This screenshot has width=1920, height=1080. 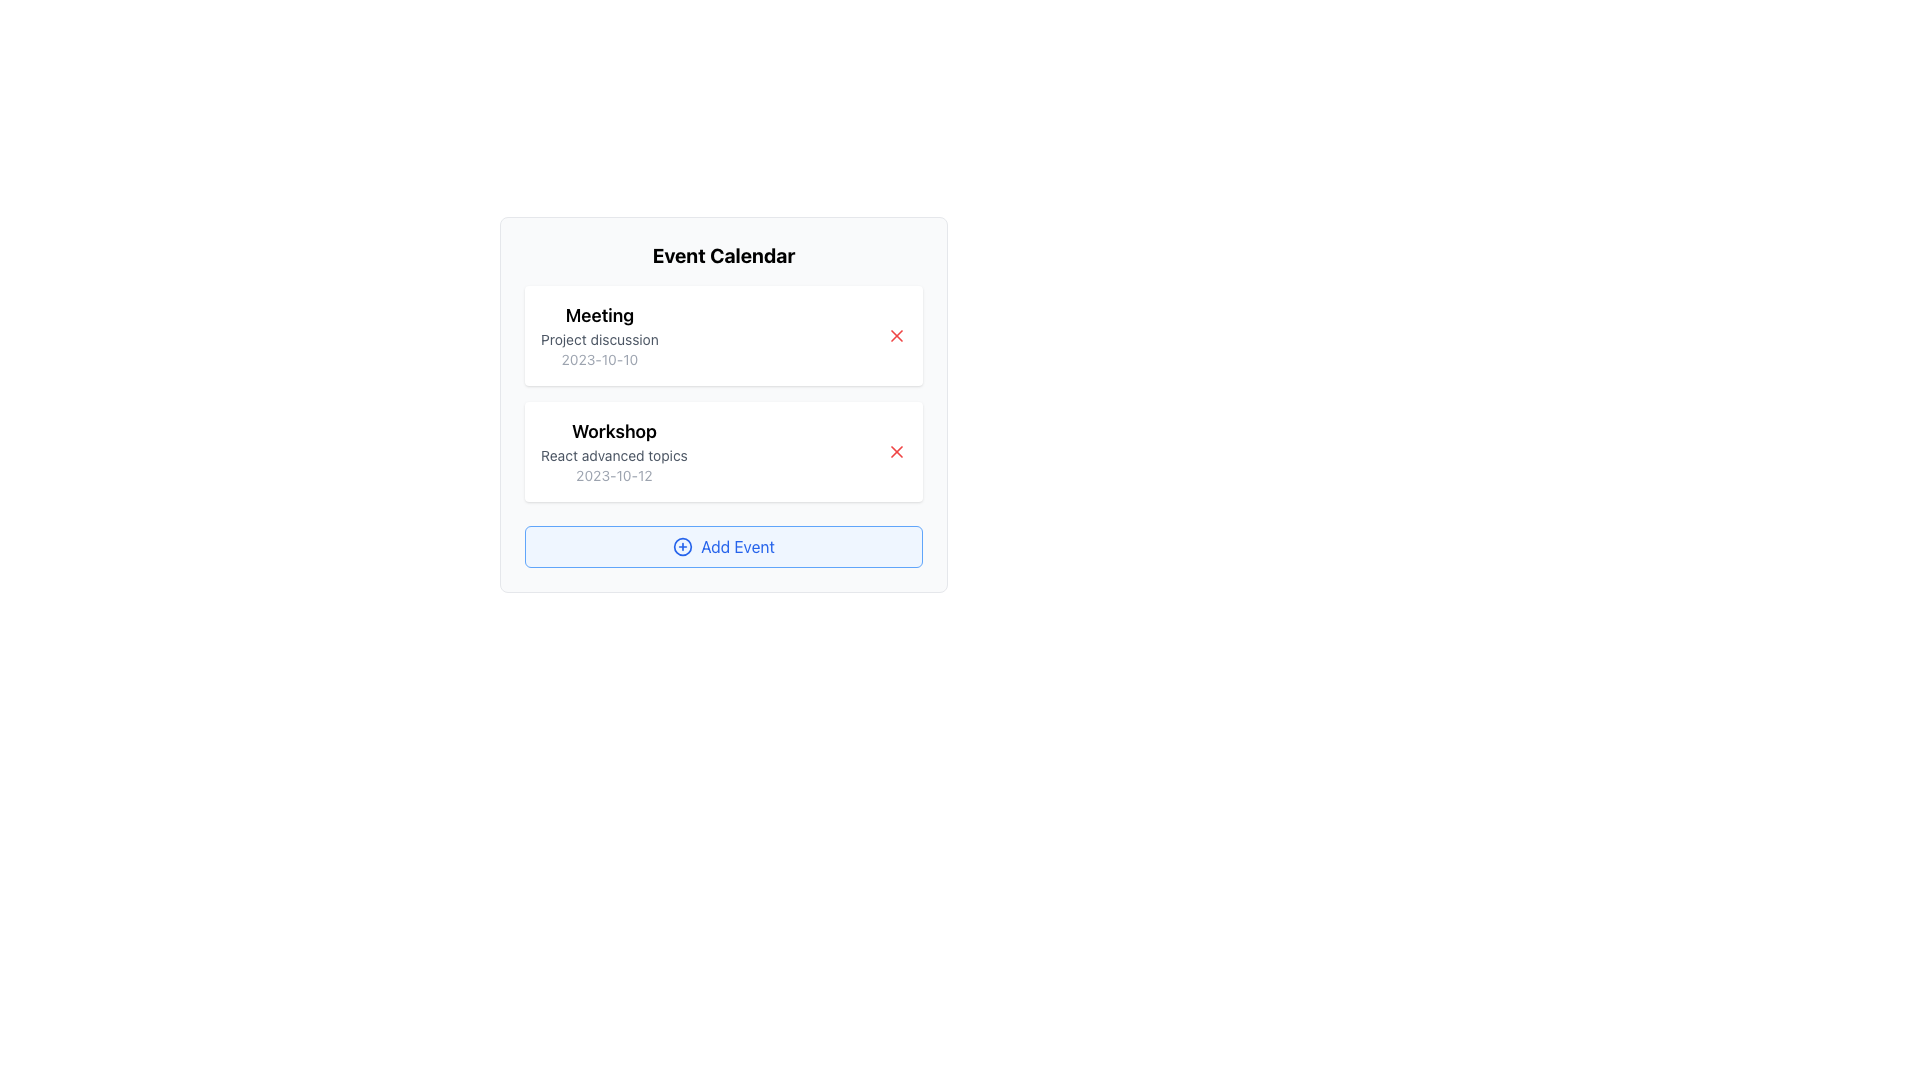 What do you see at coordinates (613, 431) in the screenshot?
I see `the workshop event title label` at bounding box center [613, 431].